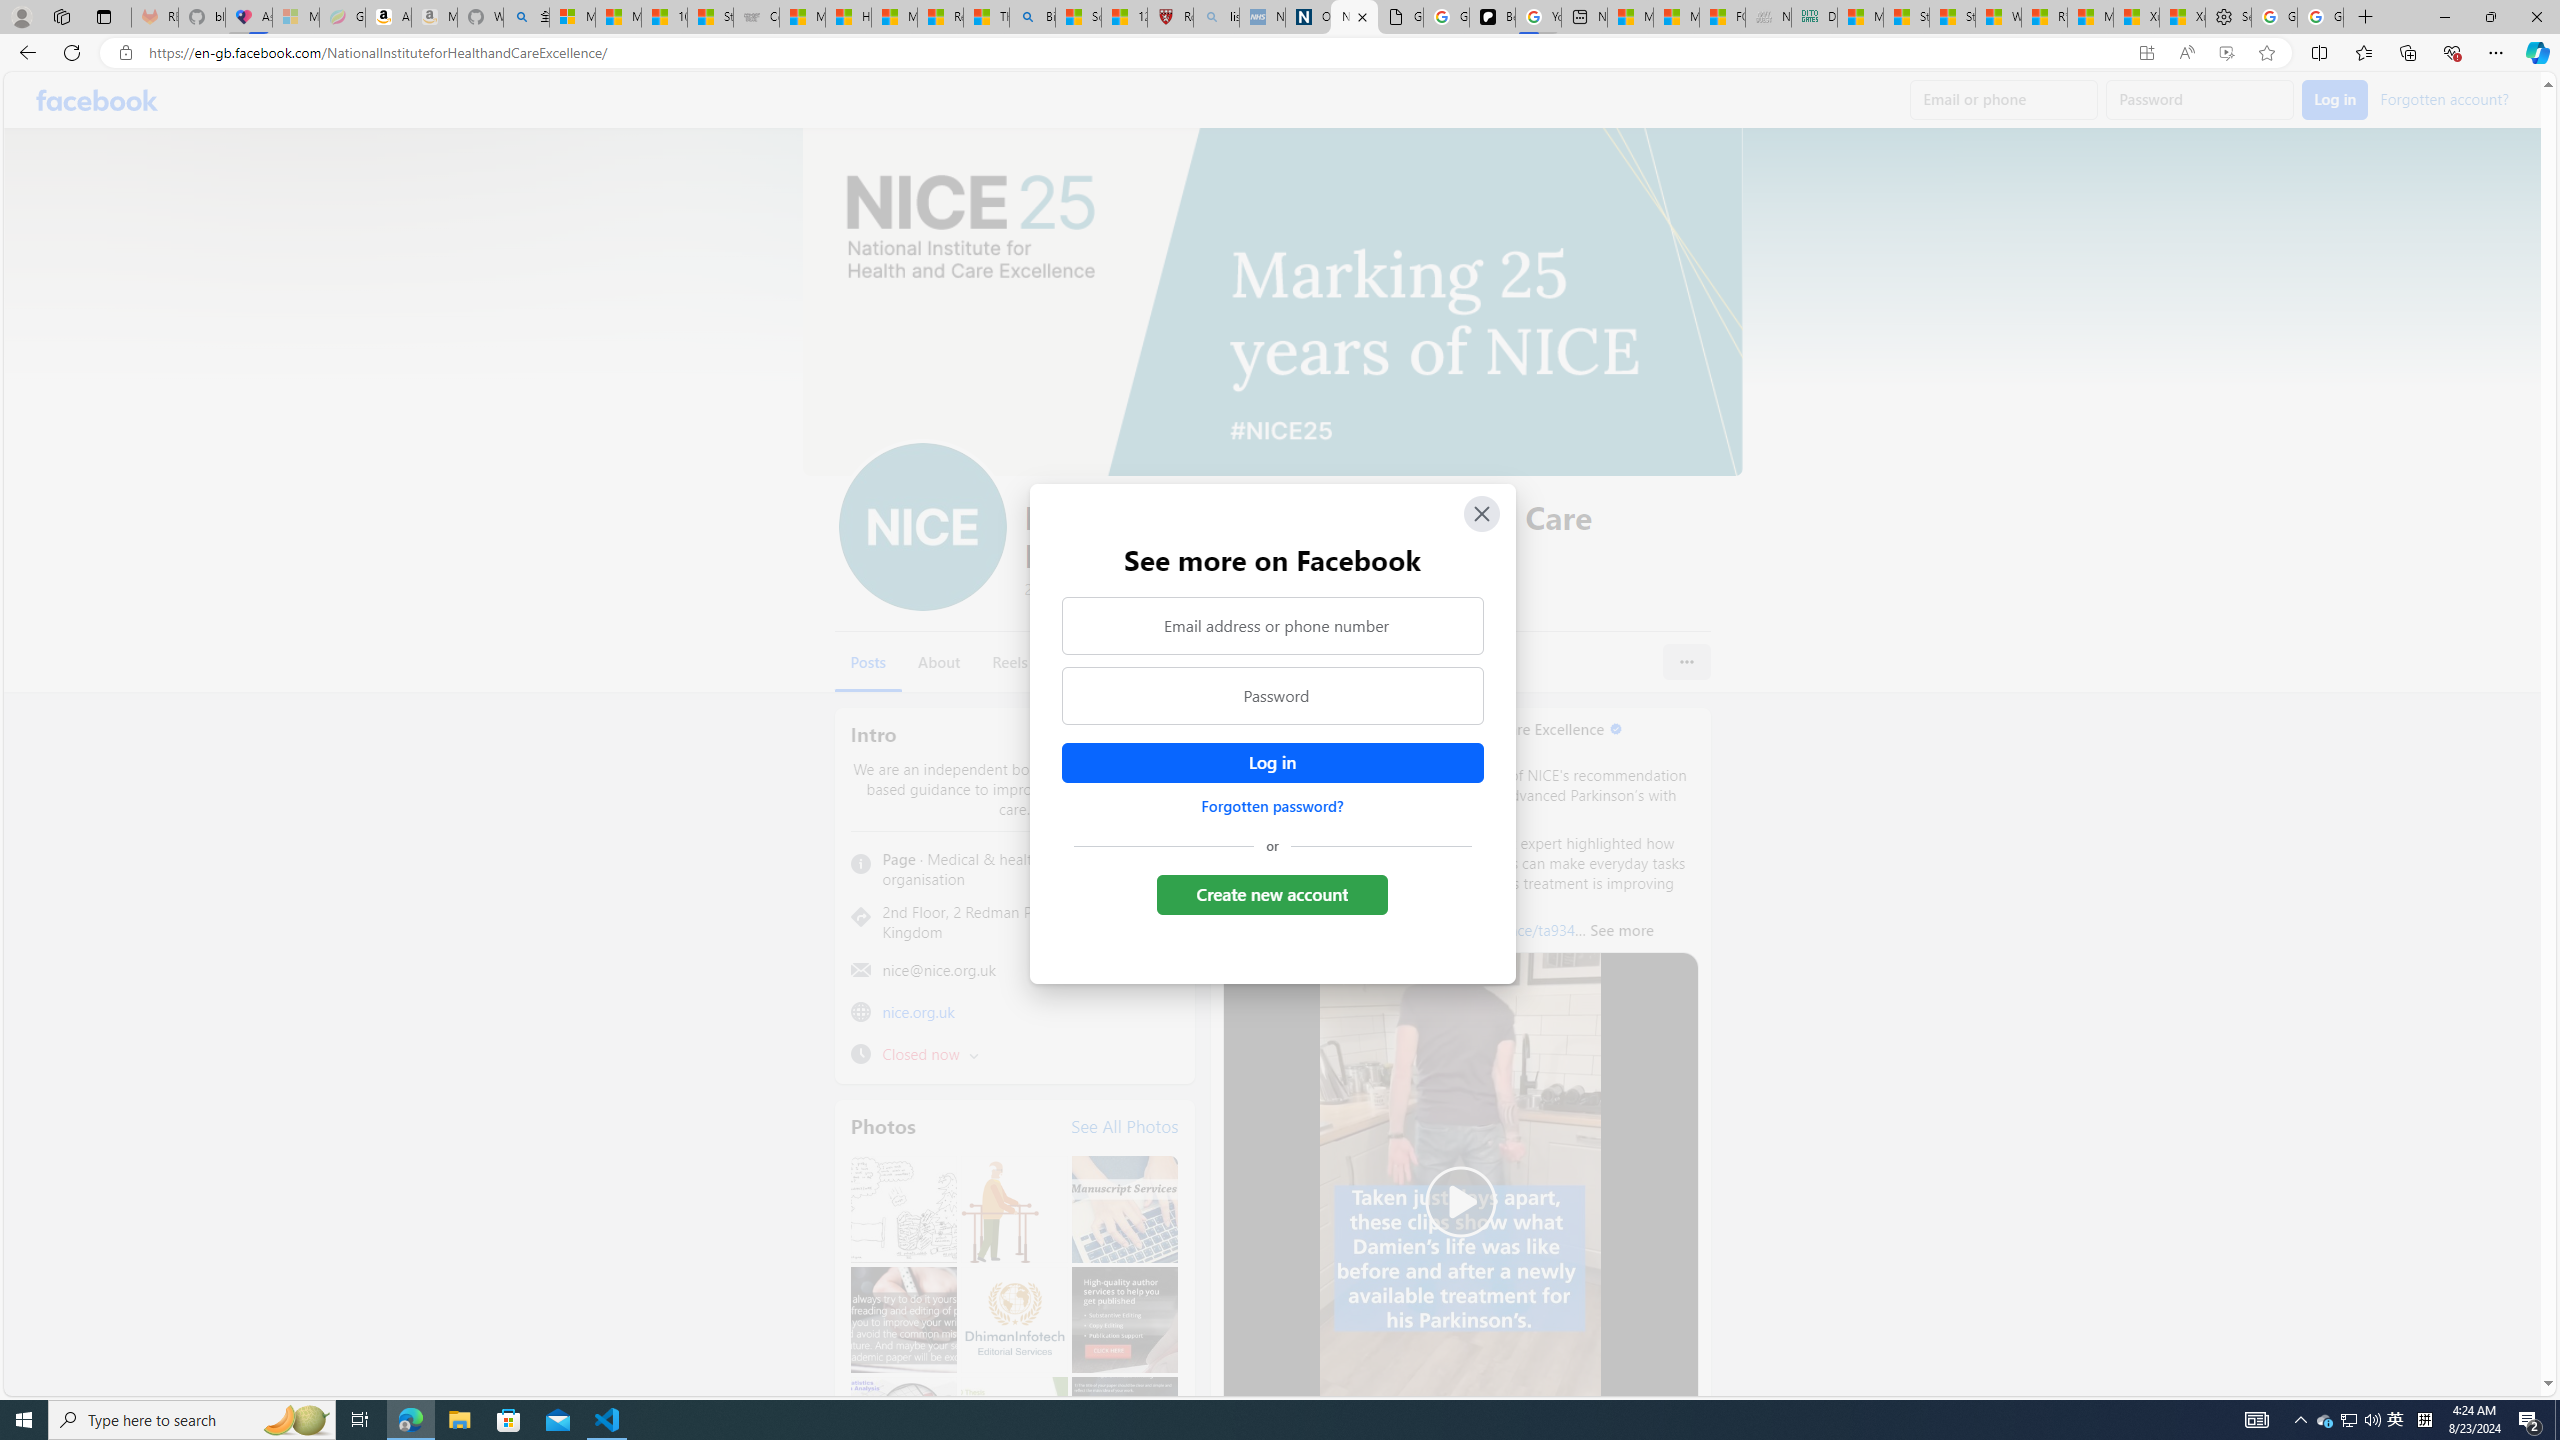  What do you see at coordinates (97, 99) in the screenshot?
I see `'Facebook'` at bounding box center [97, 99].